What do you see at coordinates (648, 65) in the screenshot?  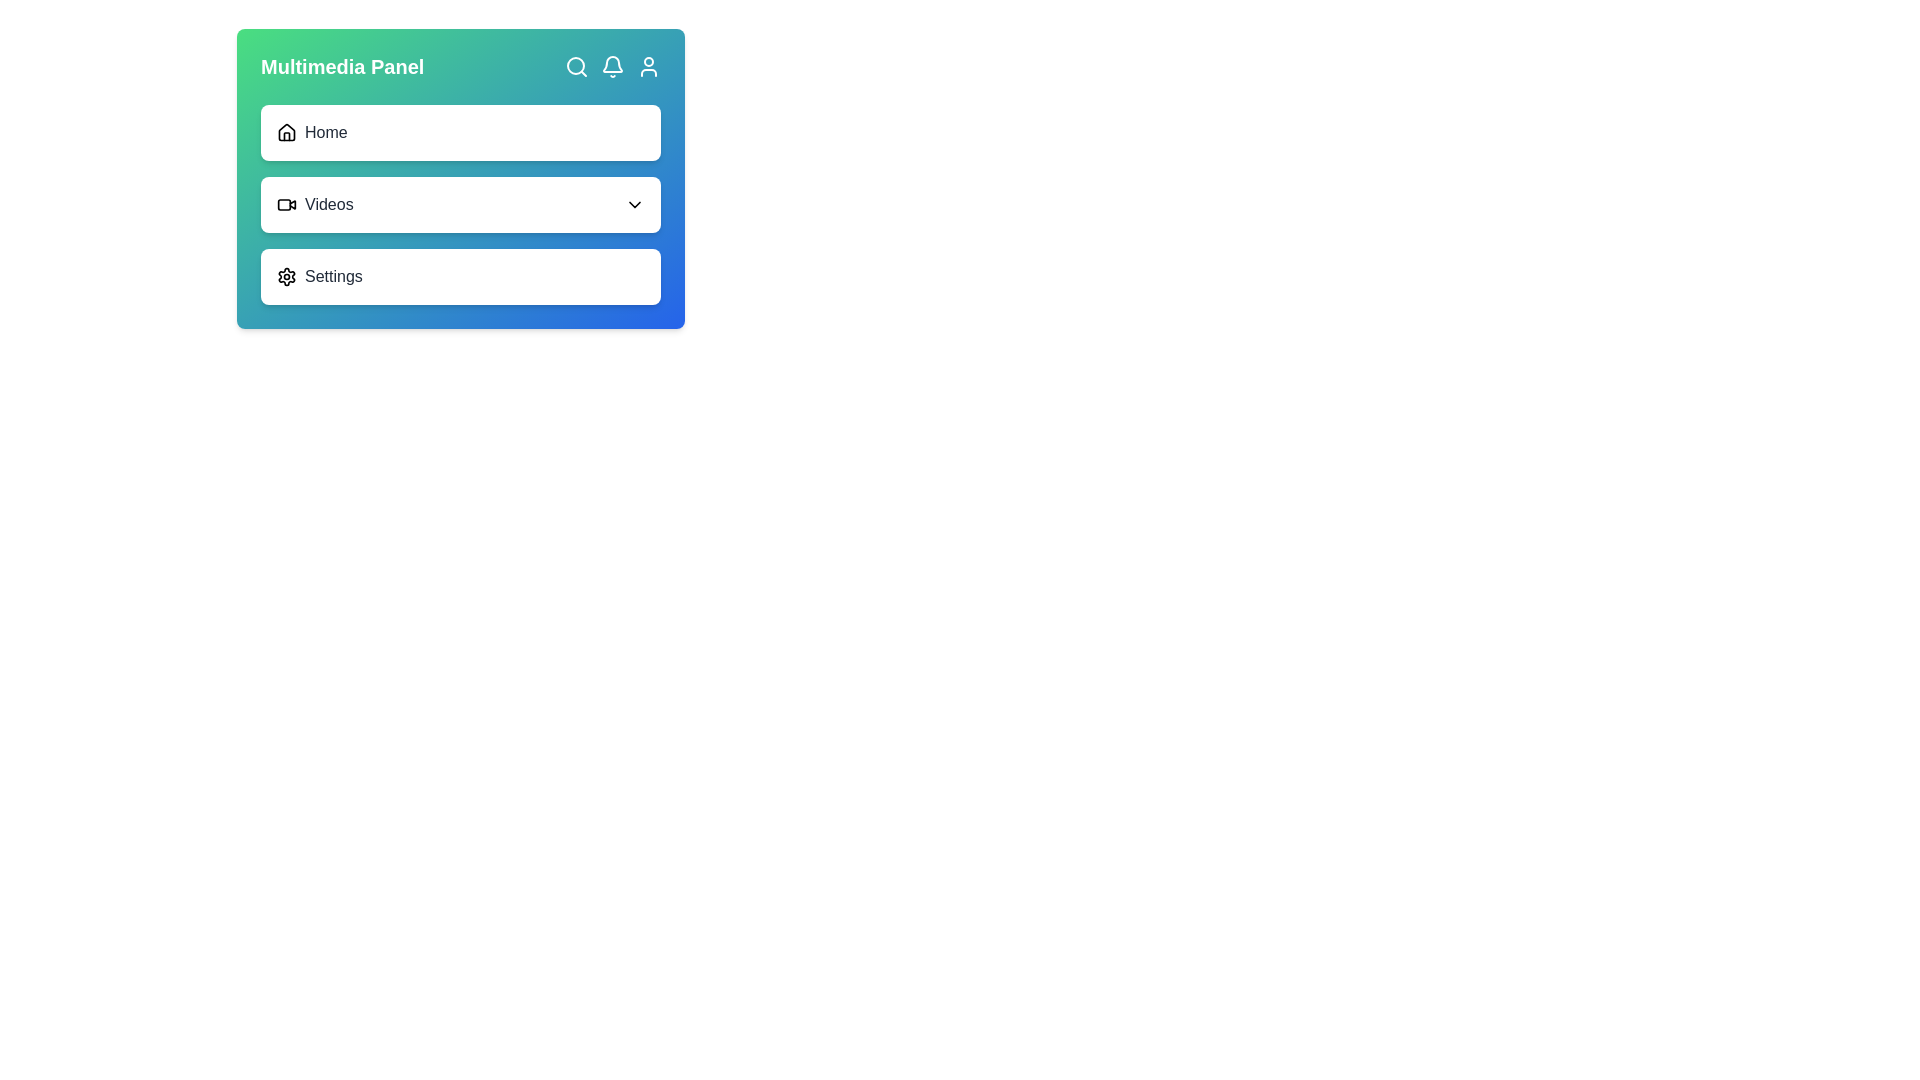 I see `the user profile icon, which is the rightmost icon in the top-right section of the interface header, to trigger a tooltip or visual feedback indicating its purpose` at bounding box center [648, 65].